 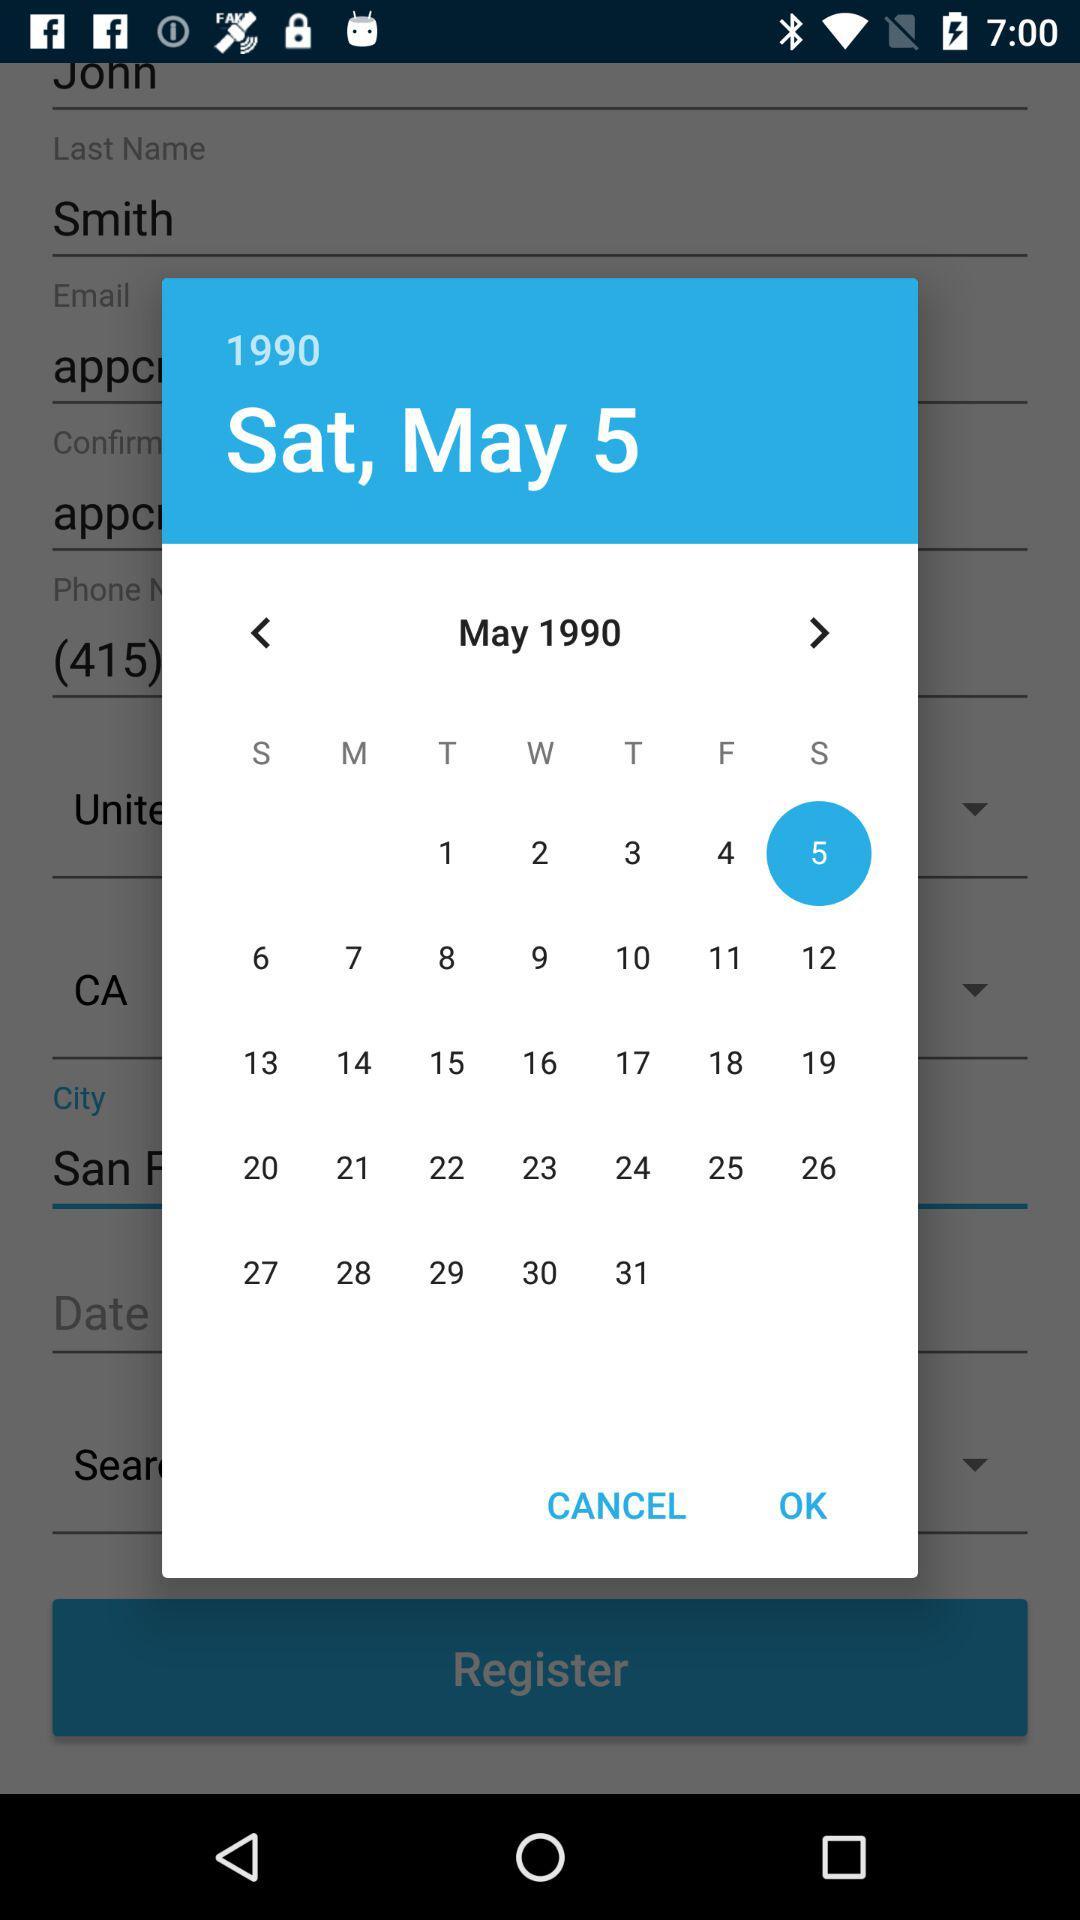 I want to click on icon above the sat, may 5, so click(x=540, y=327).